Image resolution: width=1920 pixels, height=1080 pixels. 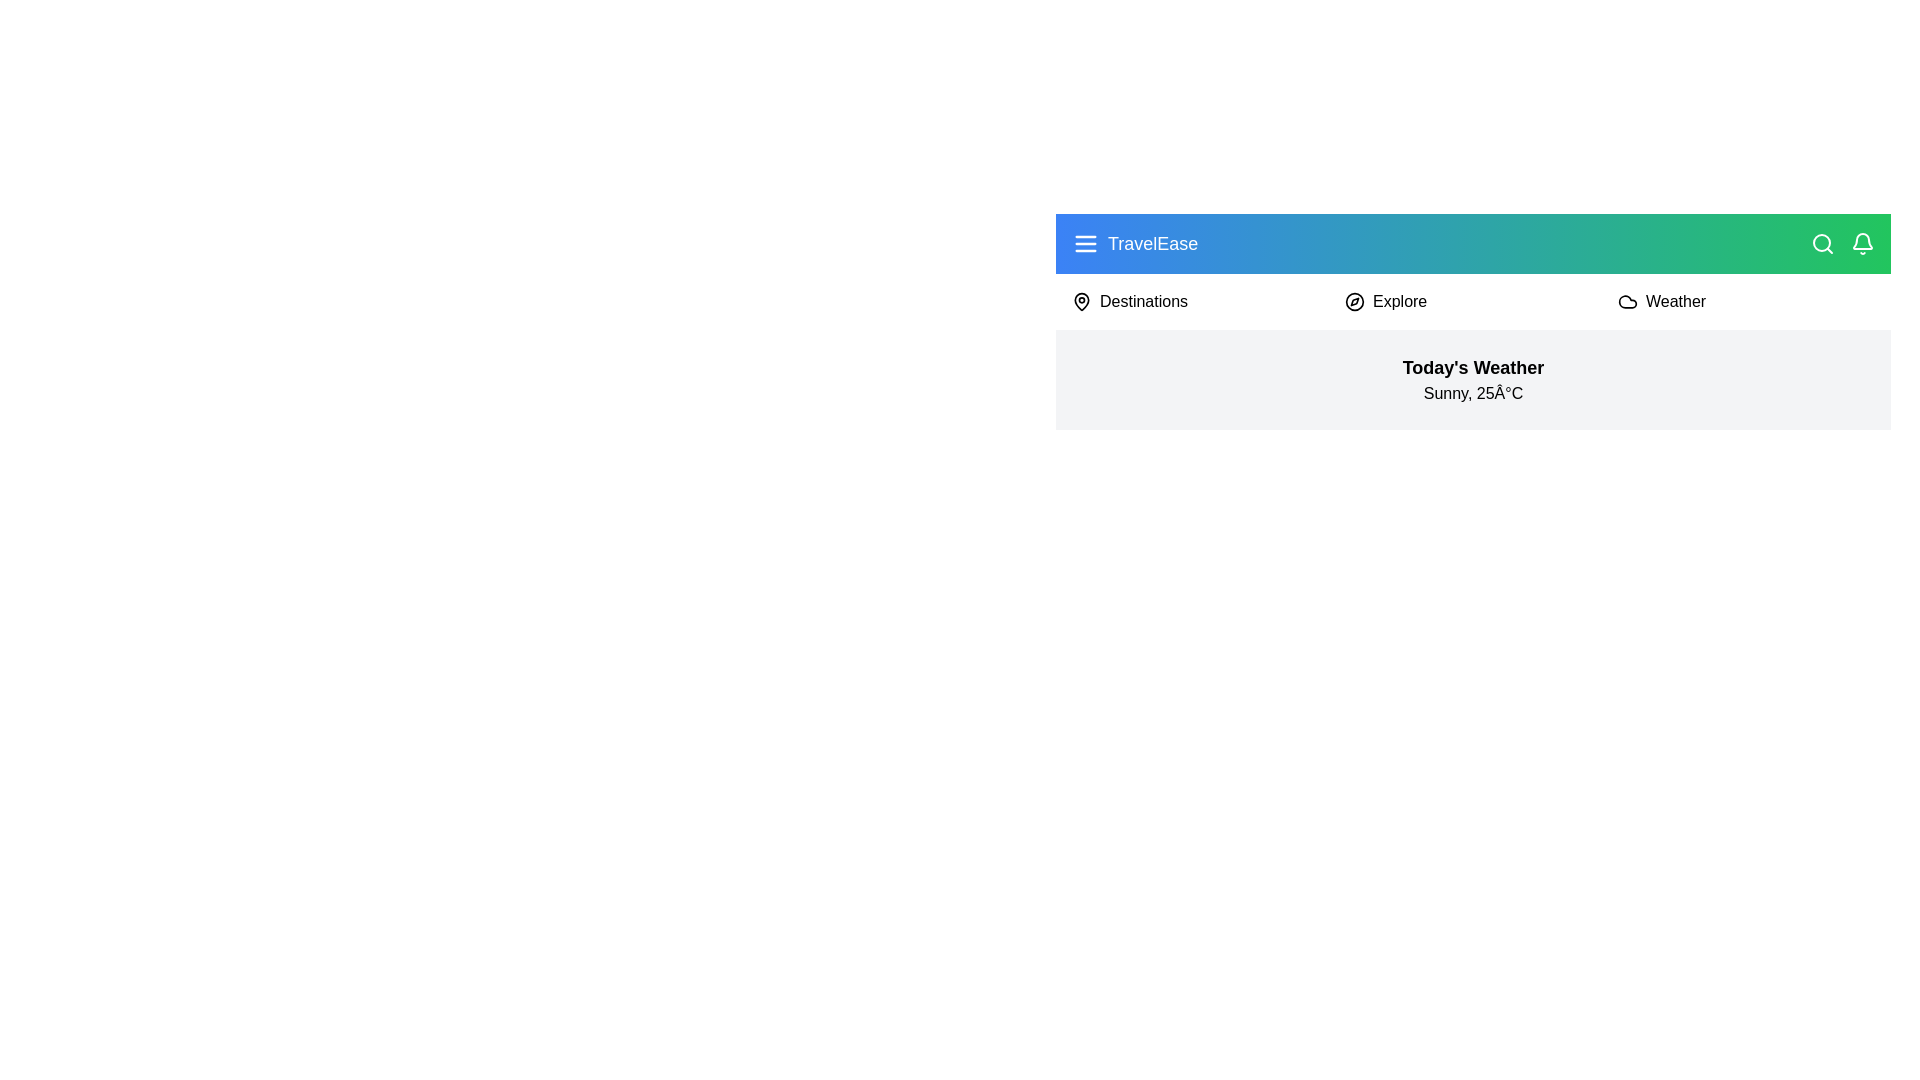 I want to click on the menu button to toggle the main menu visibility, so click(x=1084, y=242).